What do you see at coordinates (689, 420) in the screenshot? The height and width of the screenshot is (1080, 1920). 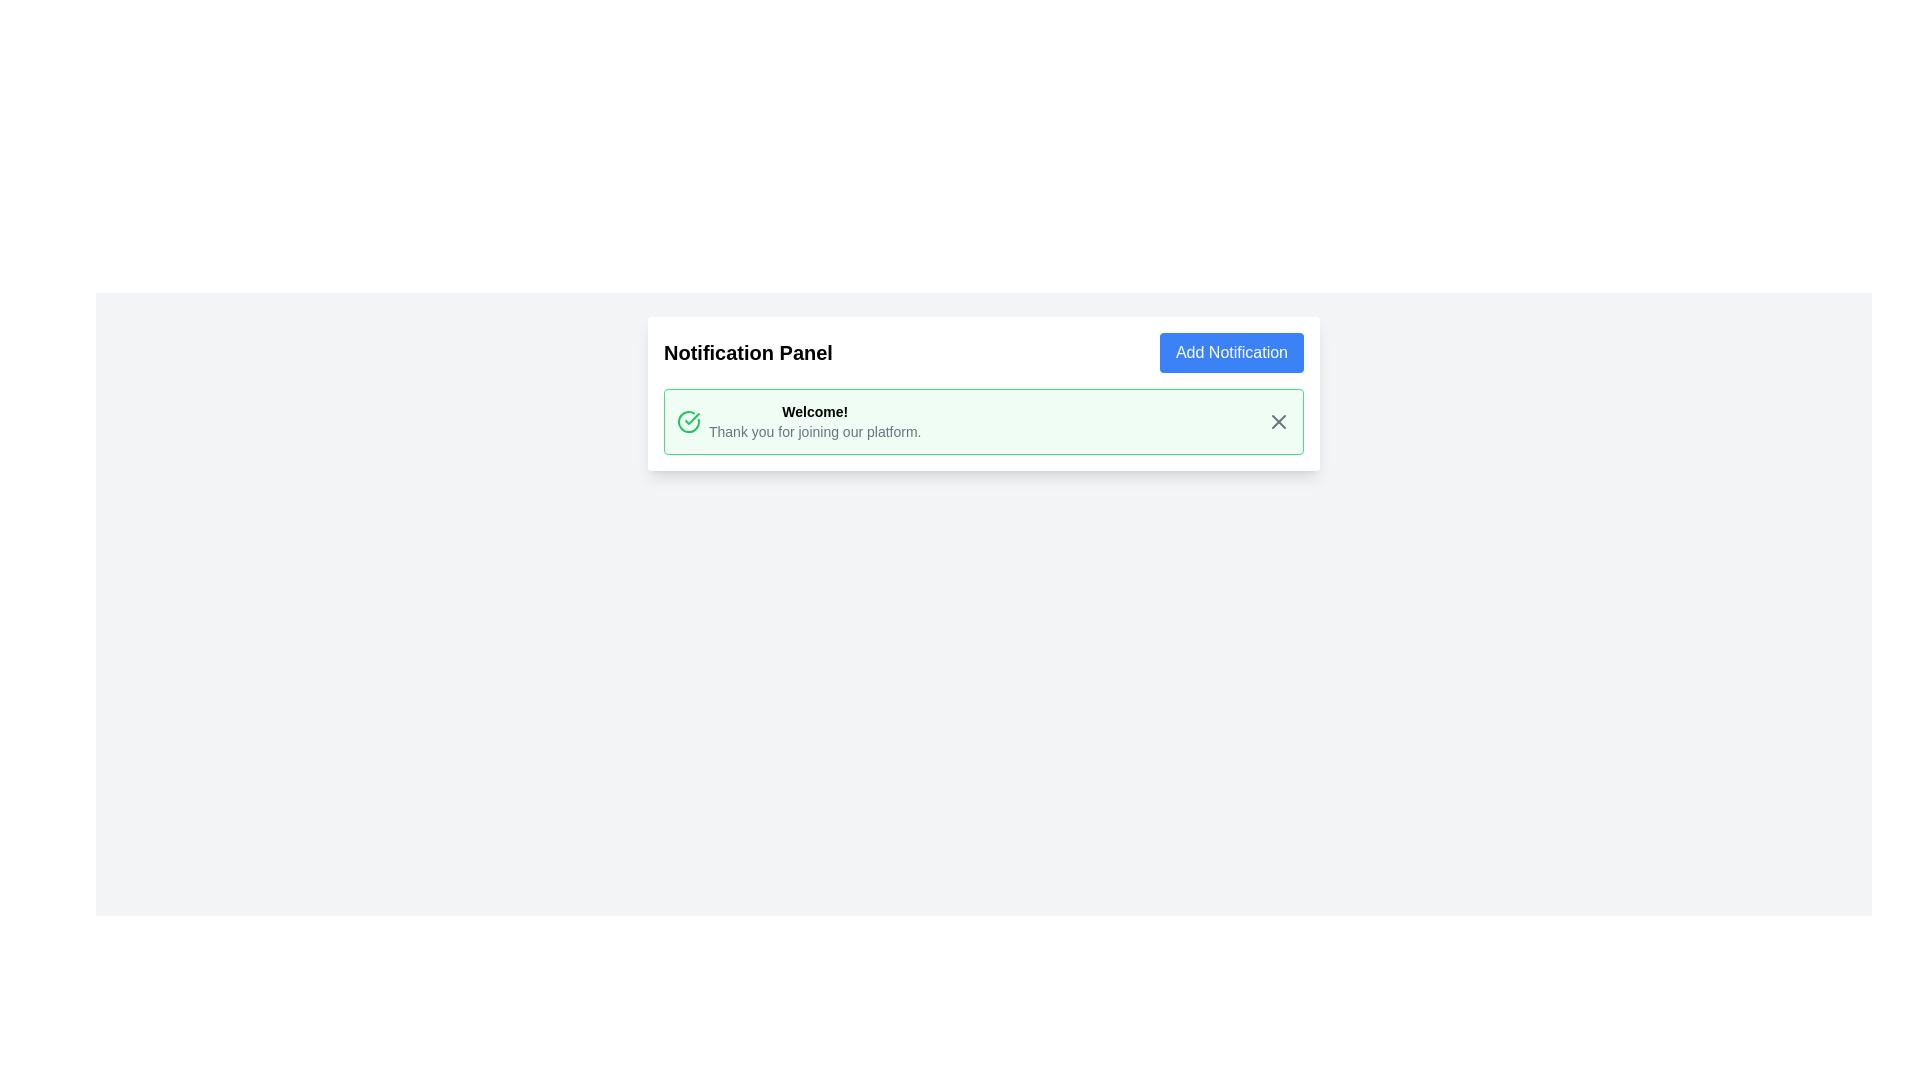 I see `the confirmation icon located to the left of the text 'Welcome!' in the notification card` at bounding box center [689, 420].